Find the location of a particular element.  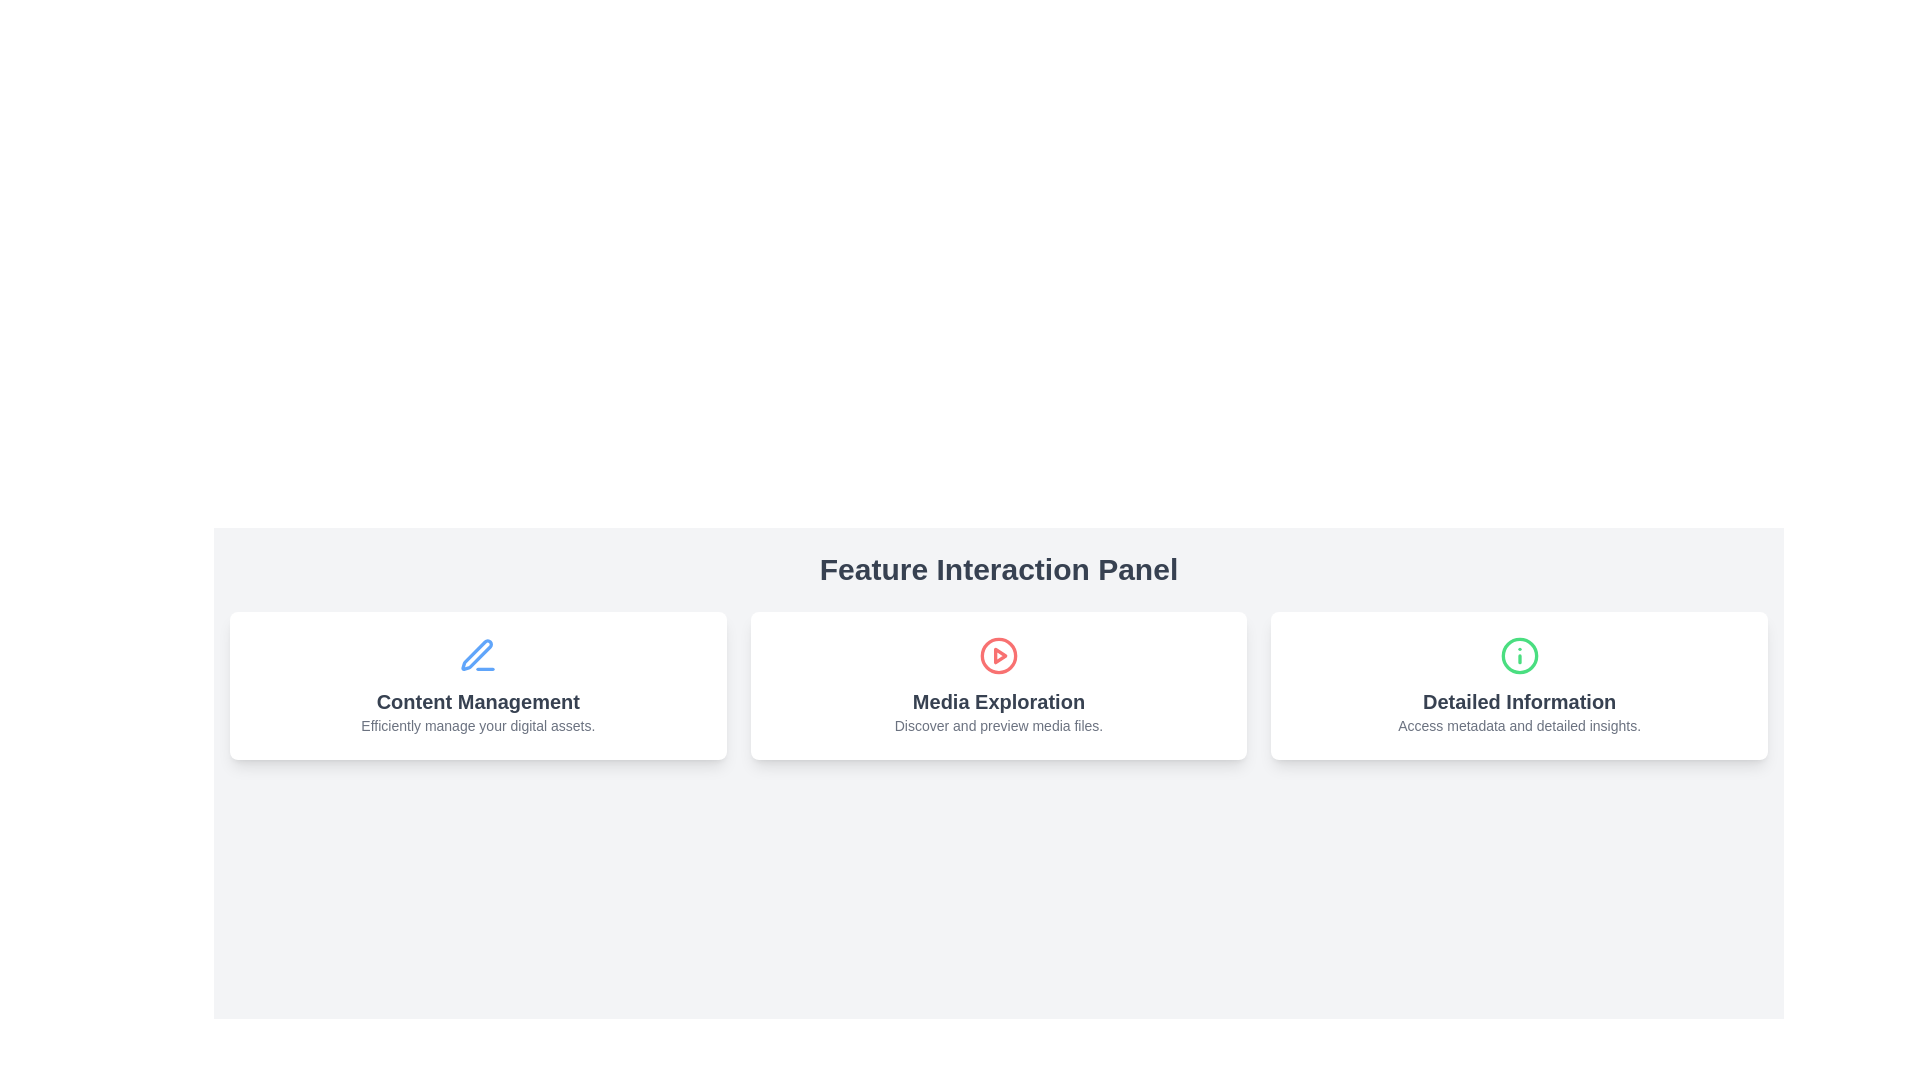

text label that contains the content 'Discover and preview media files.' which is styled in a small-sized, gray font and is centered below the title 'Media Exploration' in a card-like UI element is located at coordinates (998, 725).